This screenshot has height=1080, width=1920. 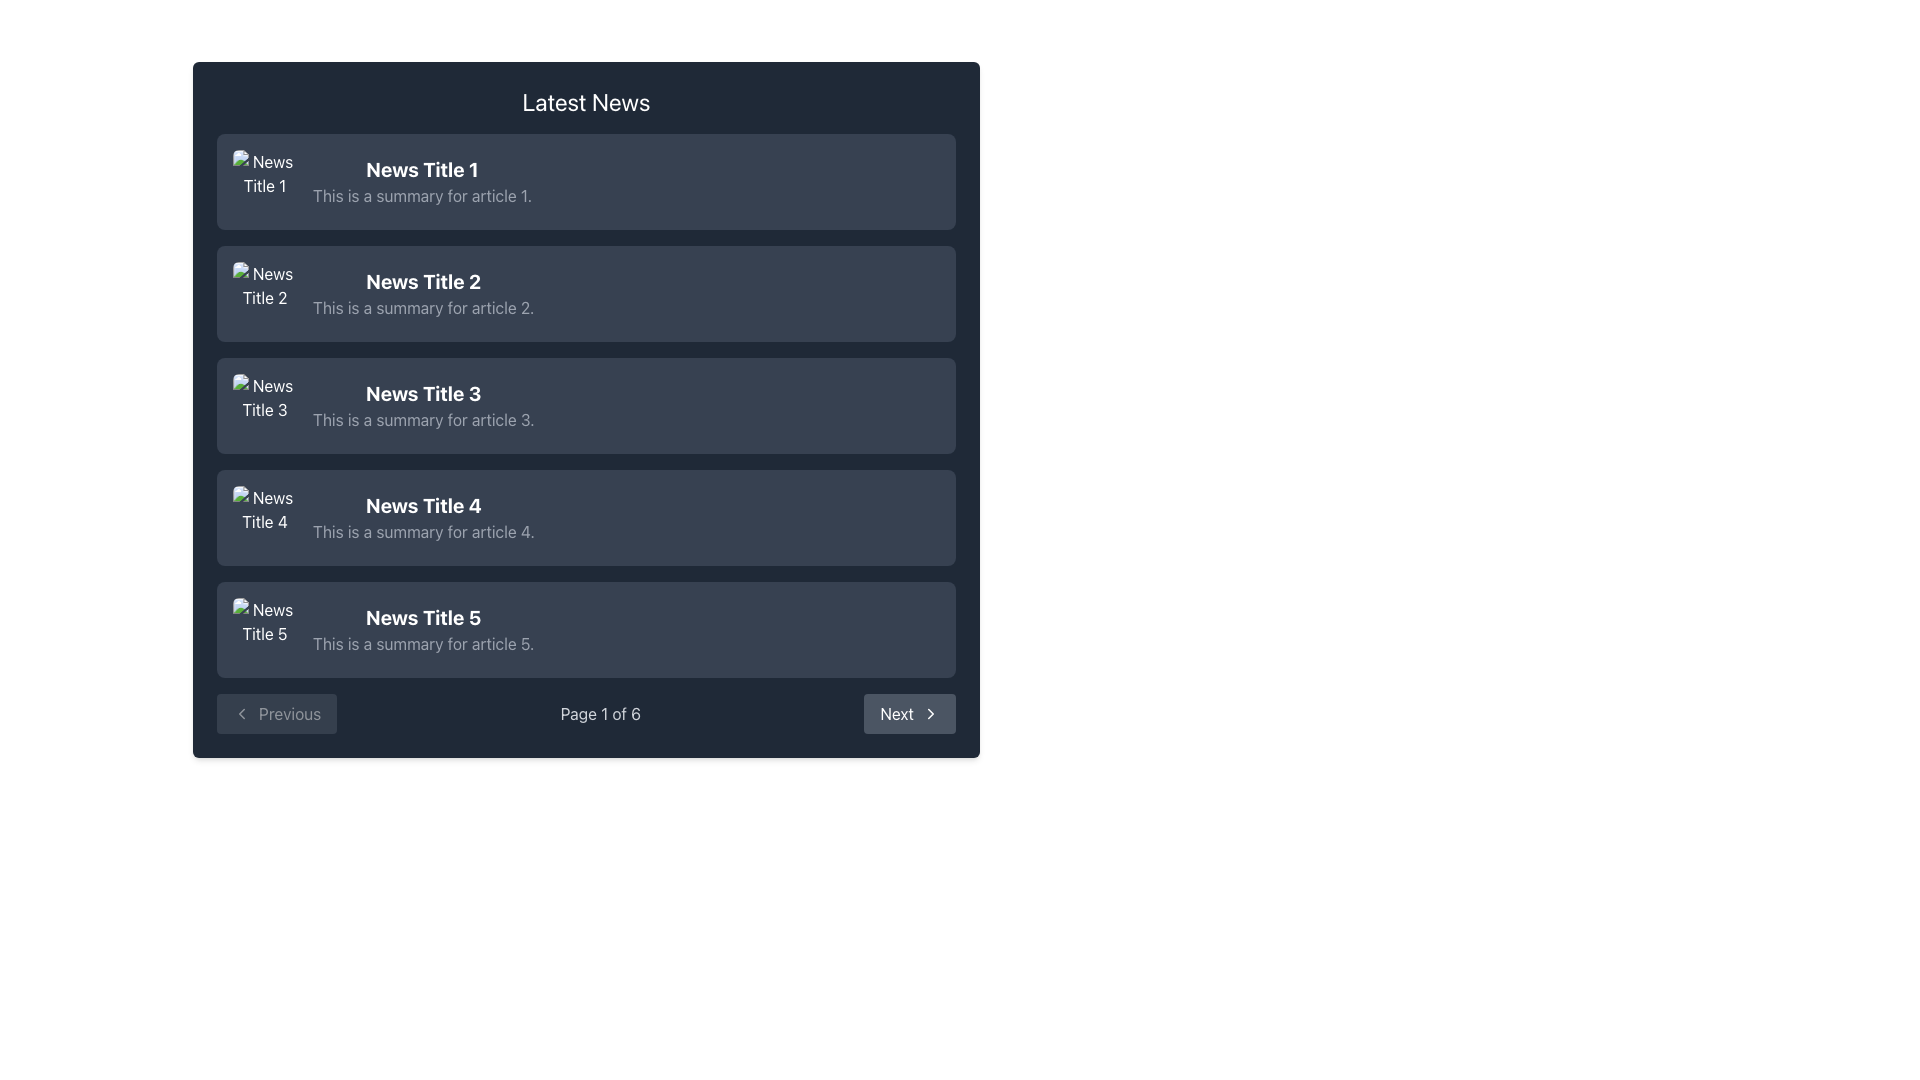 What do you see at coordinates (422, 504) in the screenshot?
I see `text 'News Title 4' which serves as the title of the fourth news article in the list` at bounding box center [422, 504].